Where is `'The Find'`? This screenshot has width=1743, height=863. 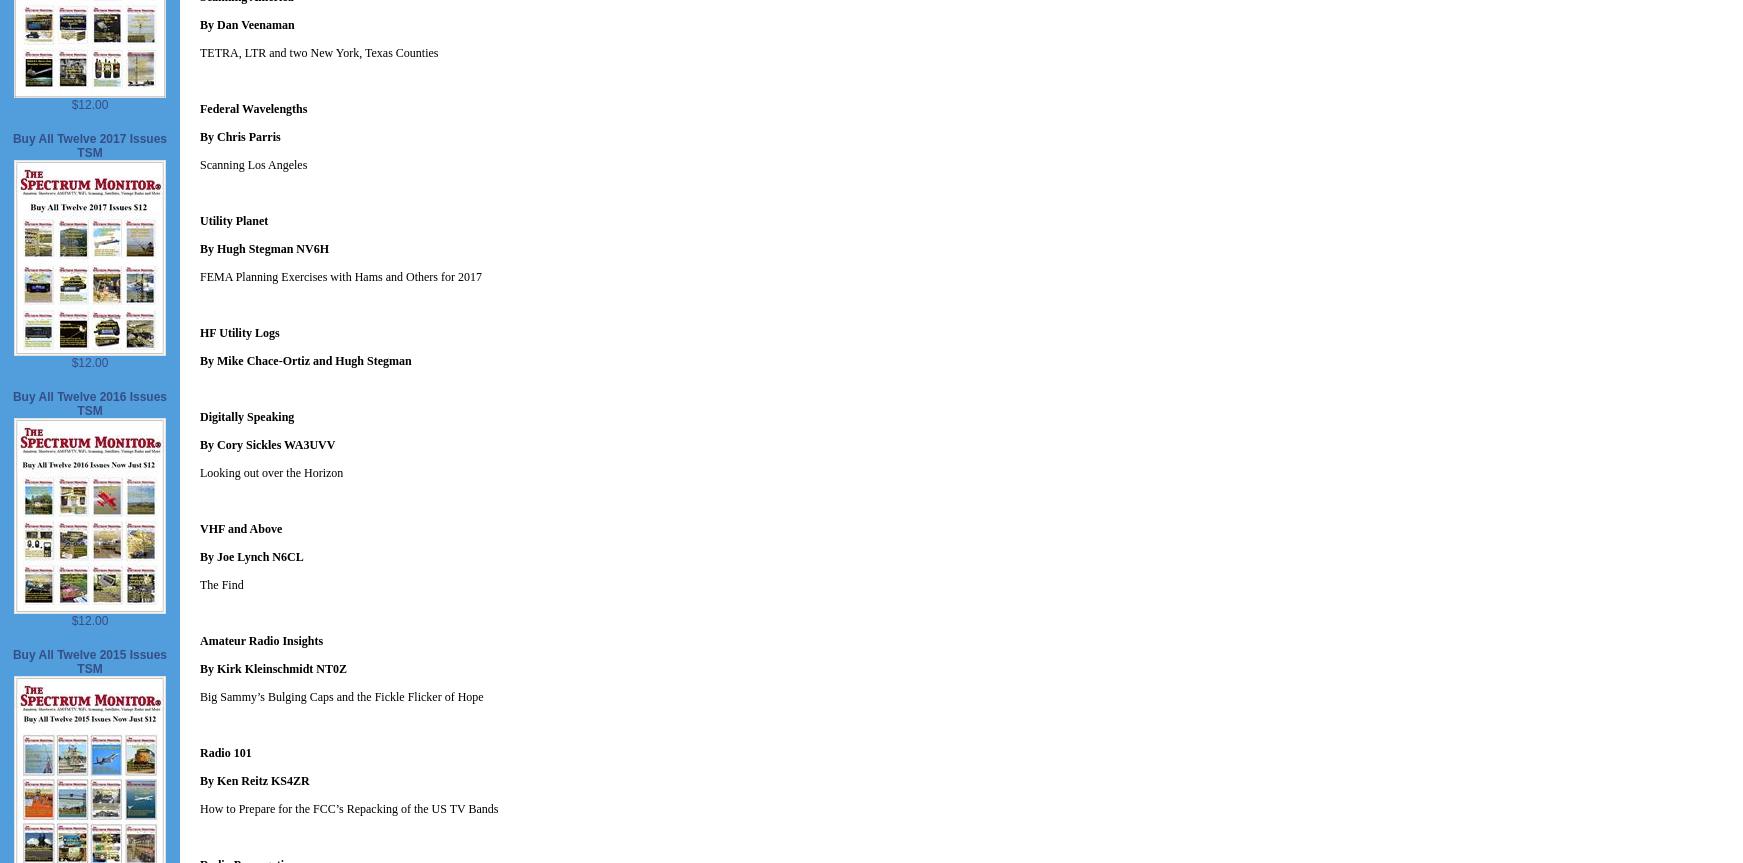
'The Find' is located at coordinates (221, 585).